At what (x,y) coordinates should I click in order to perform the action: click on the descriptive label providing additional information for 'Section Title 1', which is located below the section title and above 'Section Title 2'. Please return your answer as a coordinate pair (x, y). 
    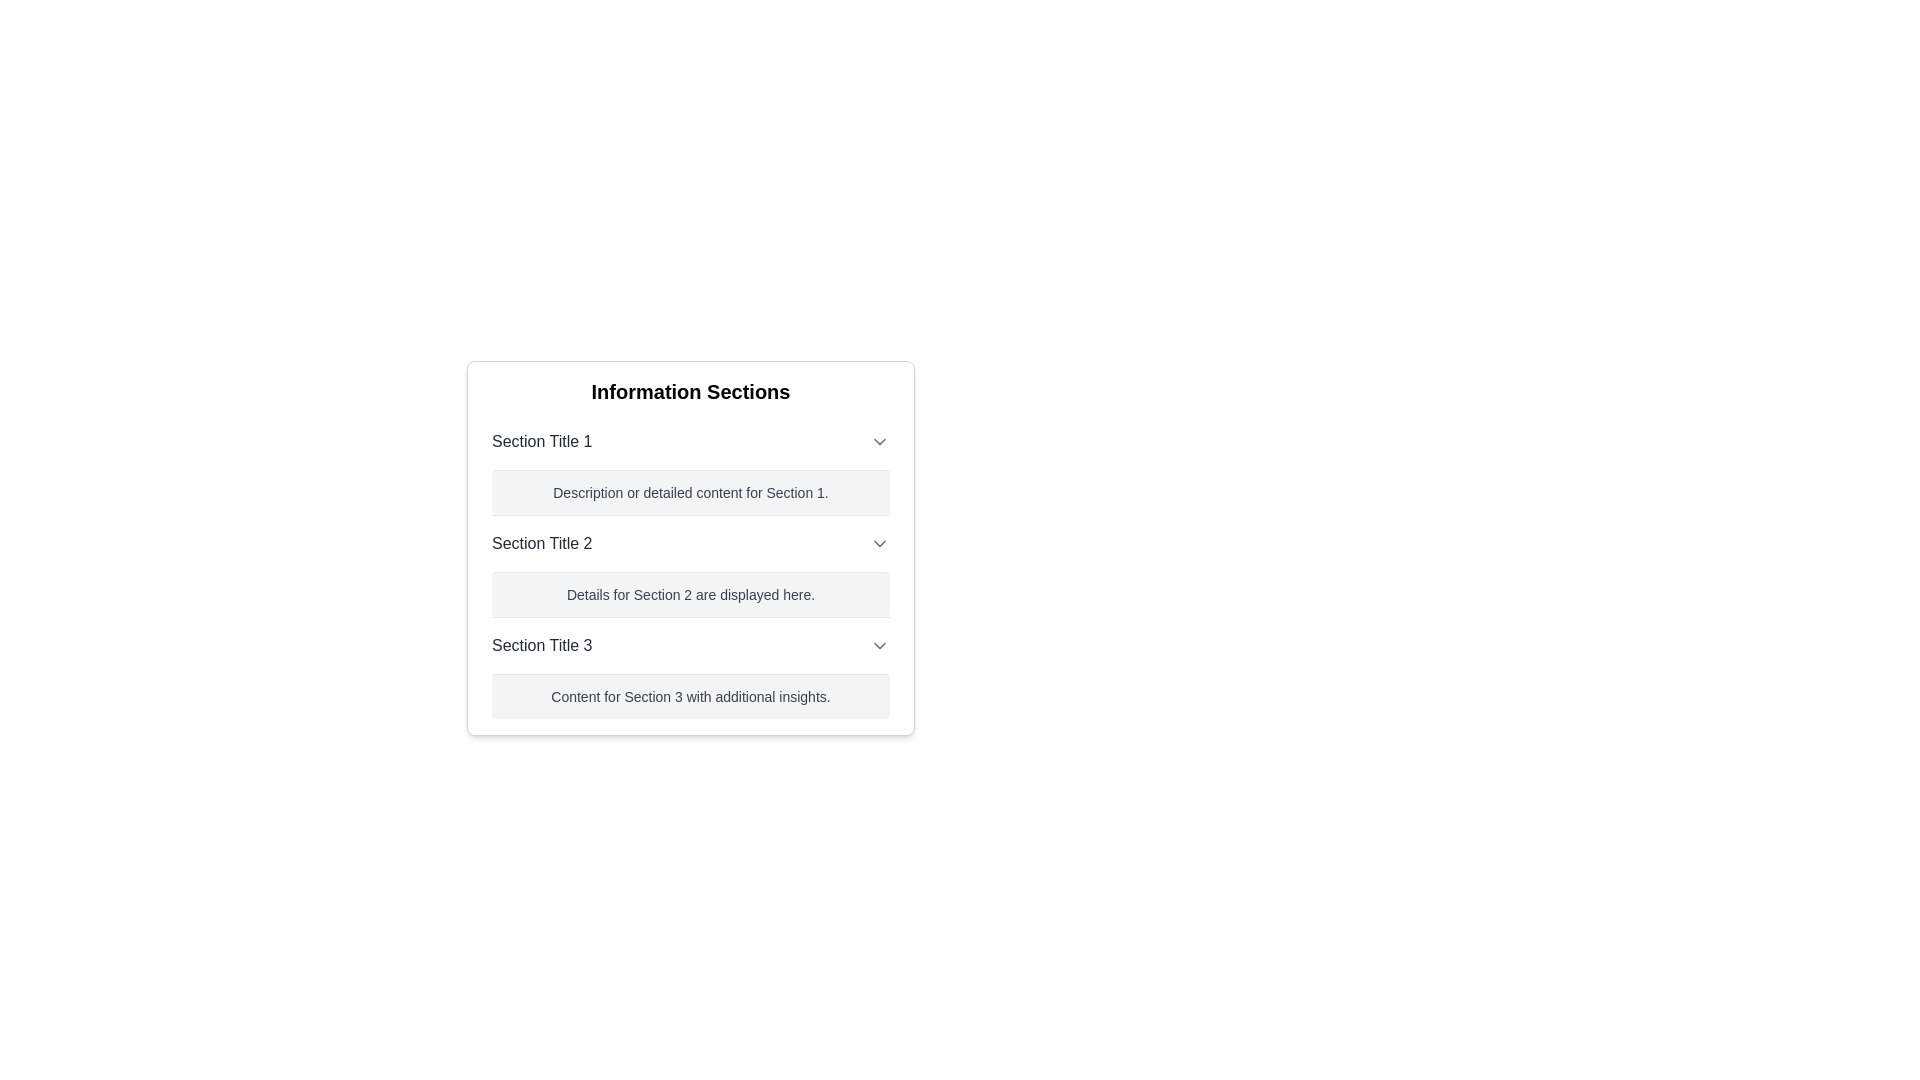
    Looking at the image, I should click on (691, 493).